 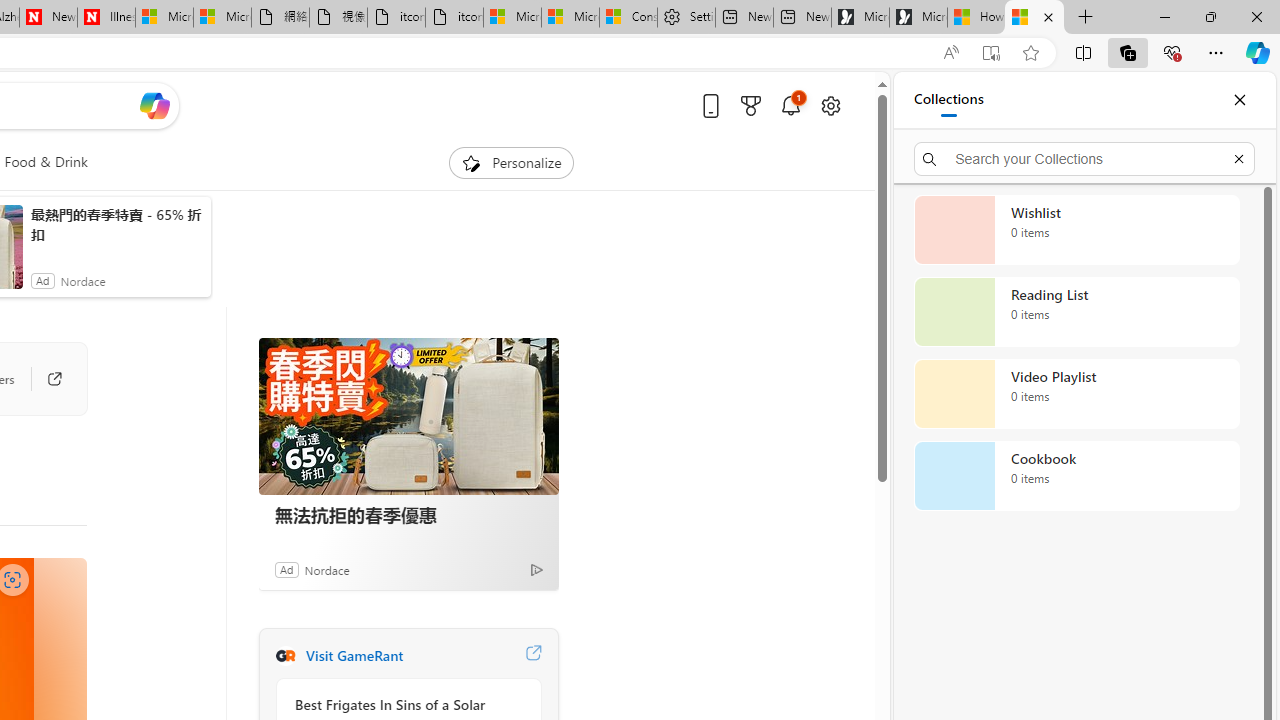 I want to click on 'Open Copilot', so click(x=154, y=105).